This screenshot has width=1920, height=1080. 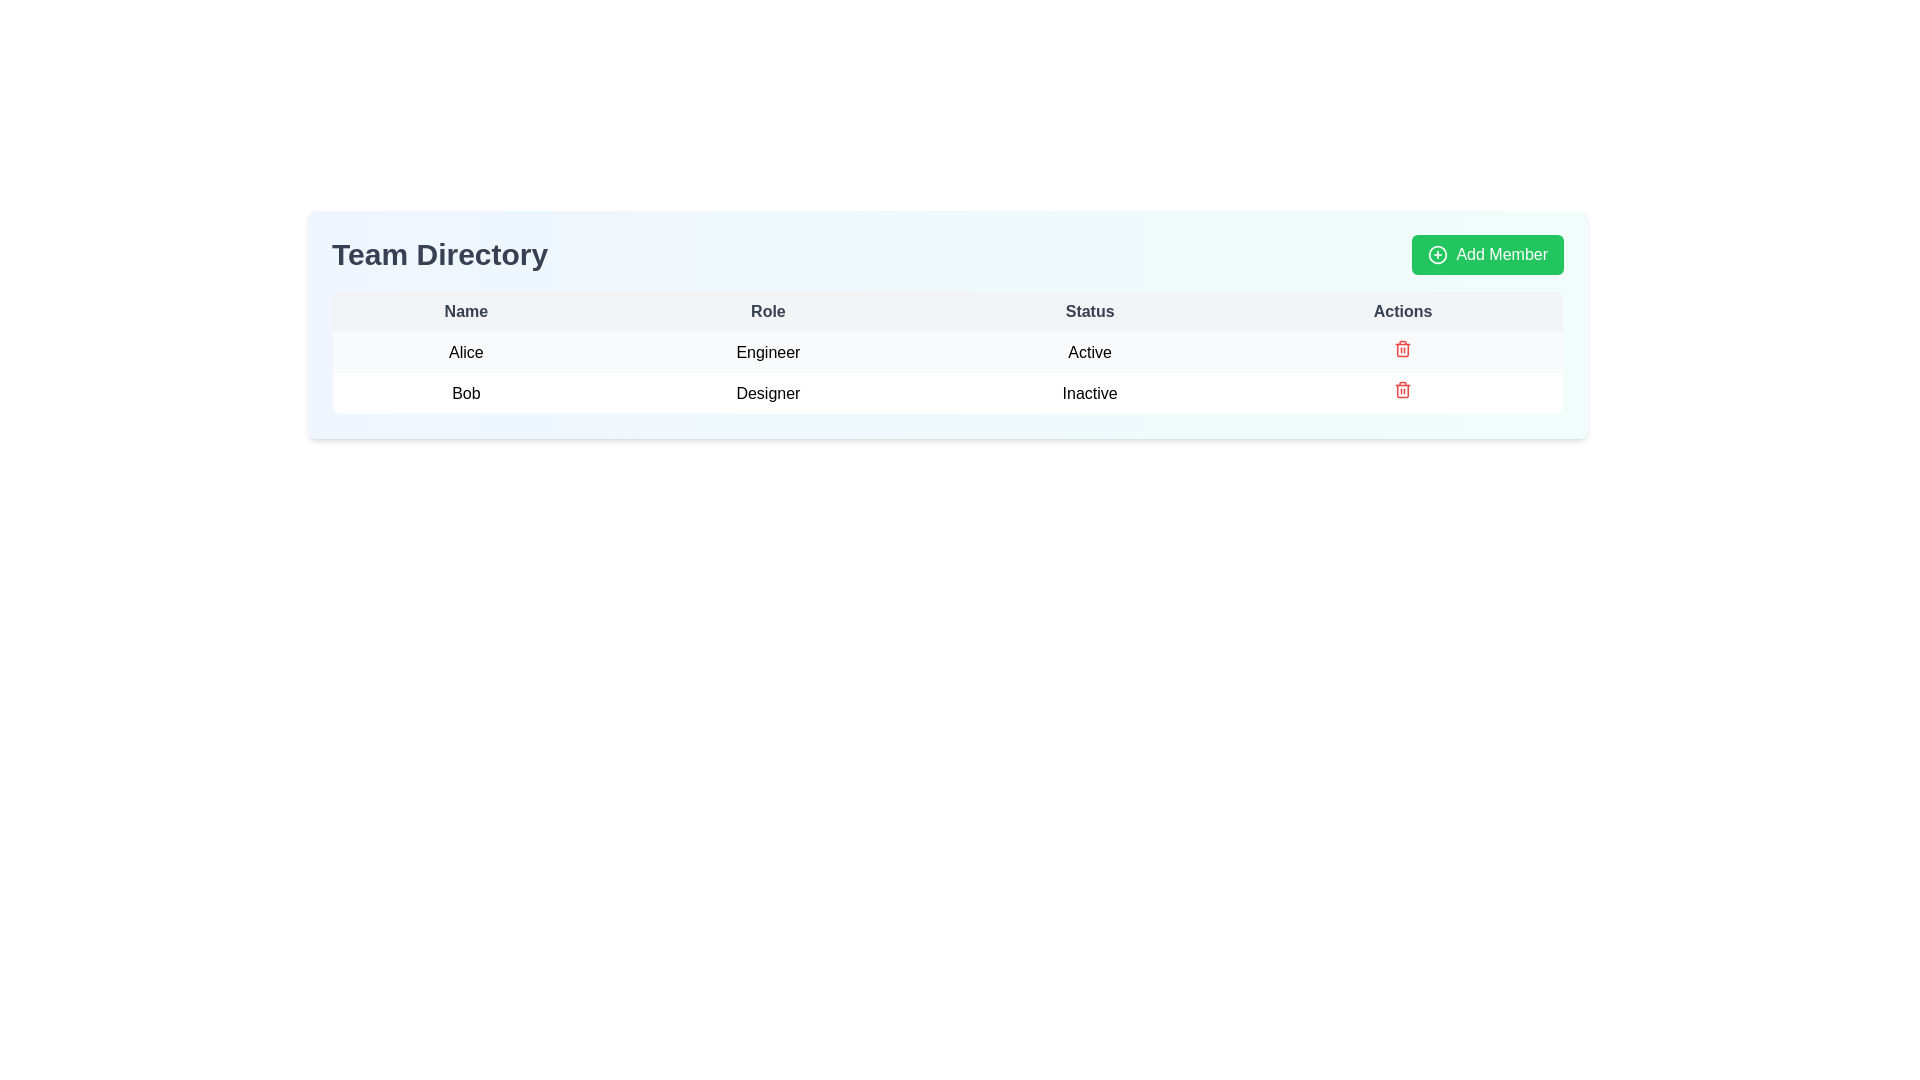 I want to click on the green 'Add Member' button located, so click(x=1488, y=253).